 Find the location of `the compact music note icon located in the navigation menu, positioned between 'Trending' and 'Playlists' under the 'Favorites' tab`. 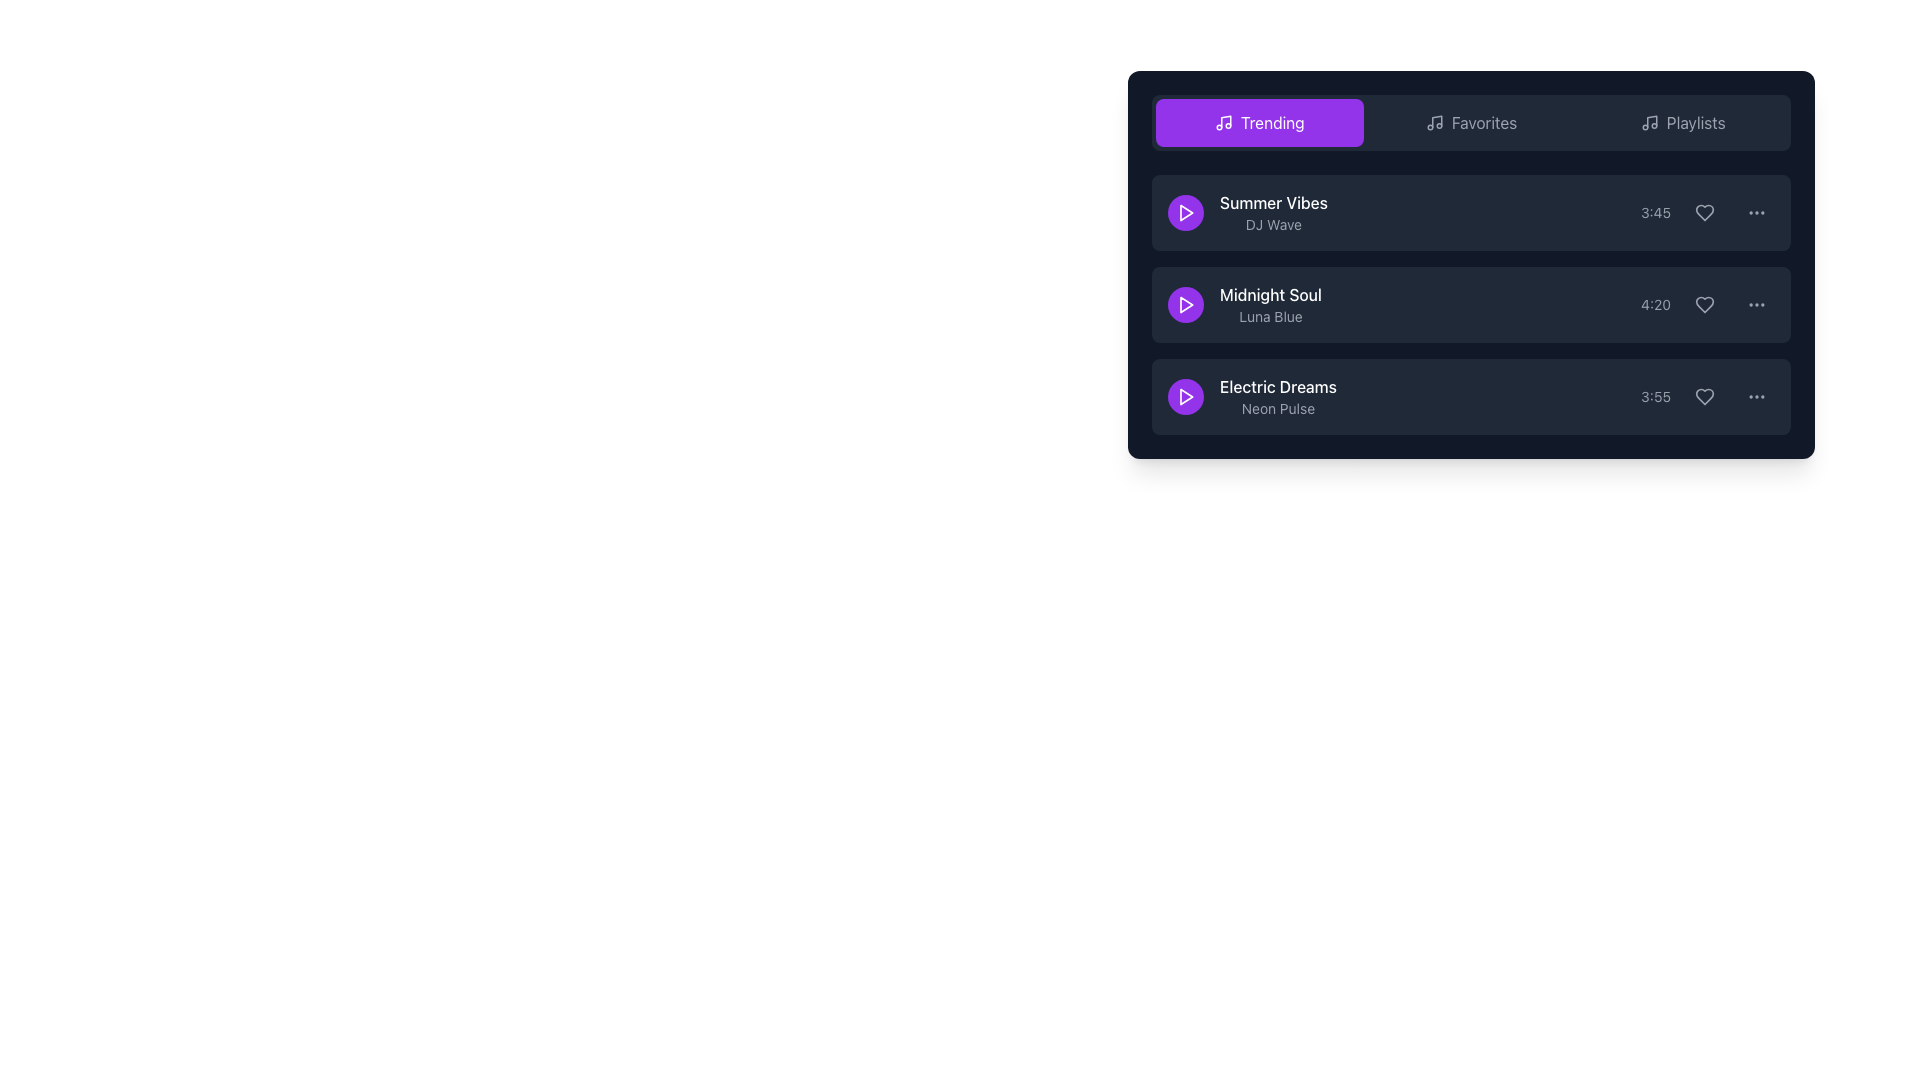

the compact music note icon located in the navigation menu, positioned between 'Trending' and 'Playlists' under the 'Favorites' tab is located at coordinates (1433, 123).